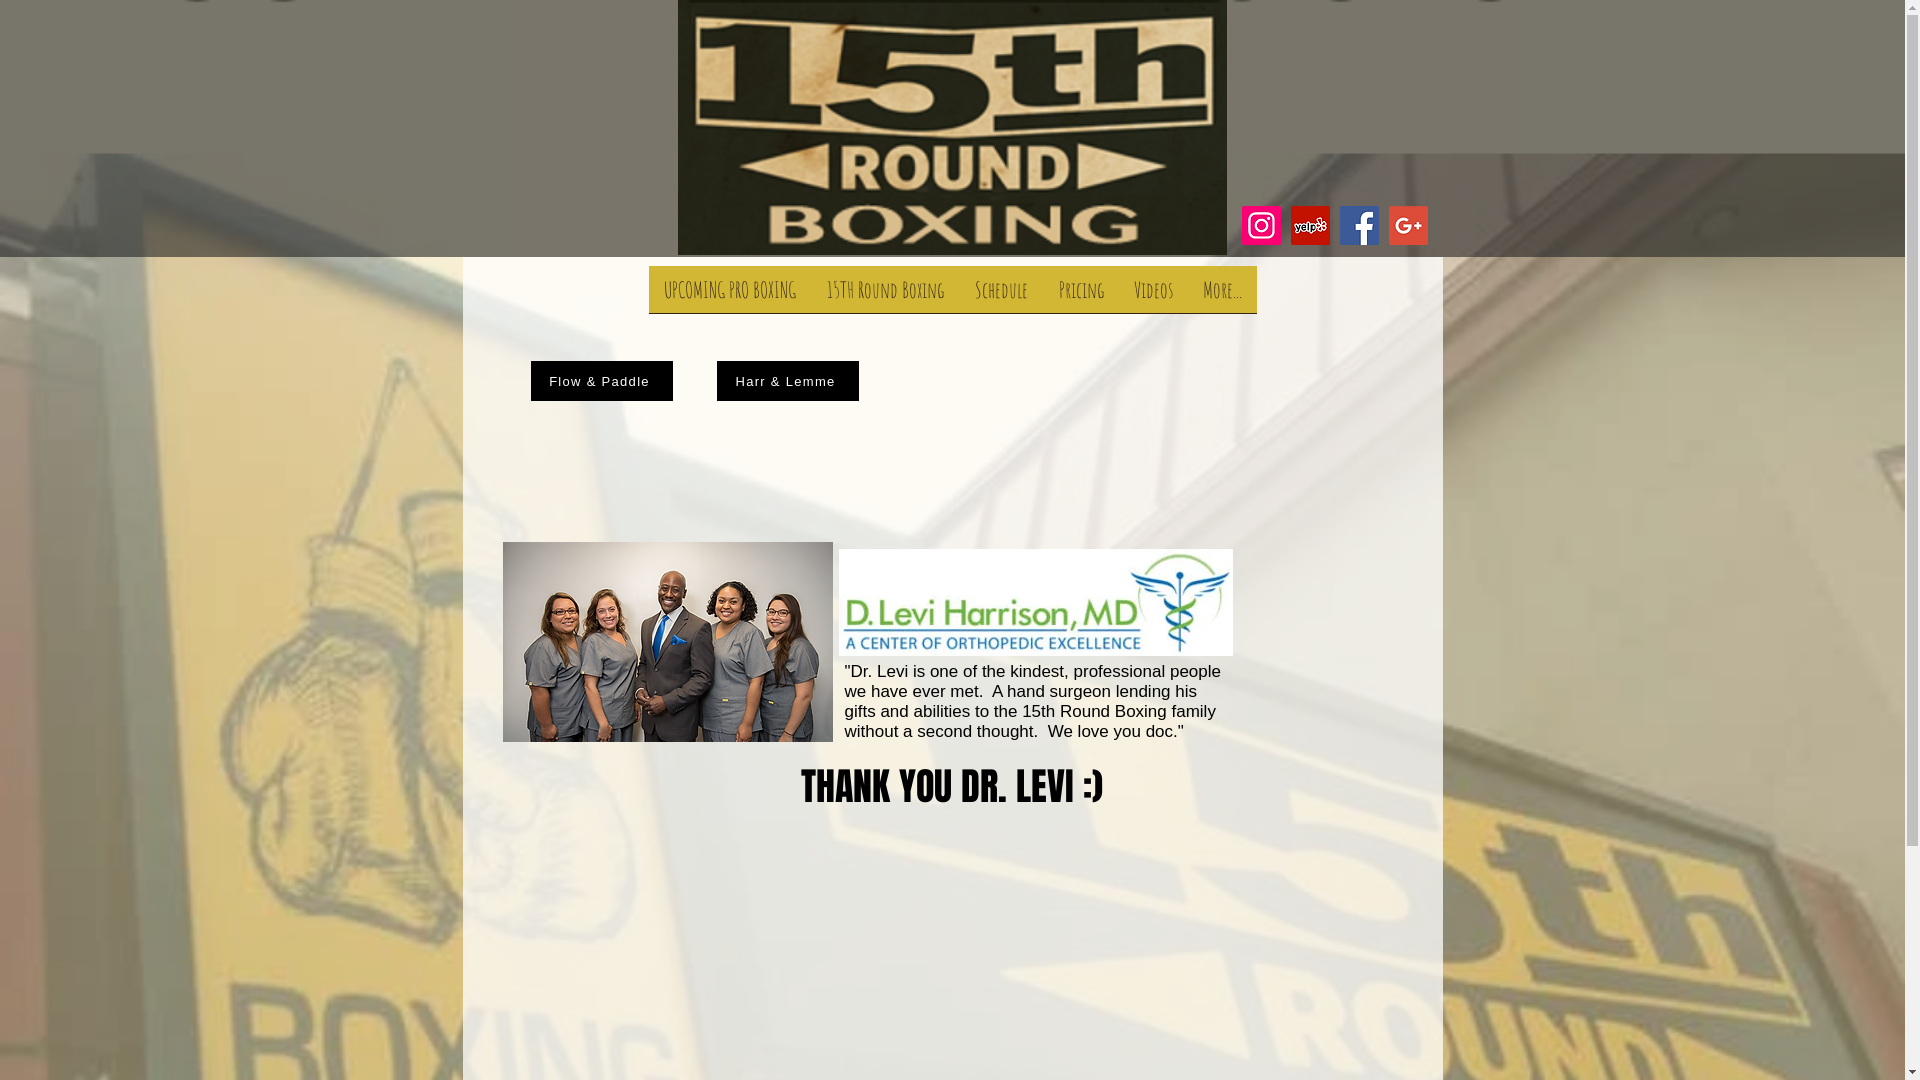 The image size is (1920, 1080). Describe the element at coordinates (529, 381) in the screenshot. I see `'Flow & Paddle'` at that location.